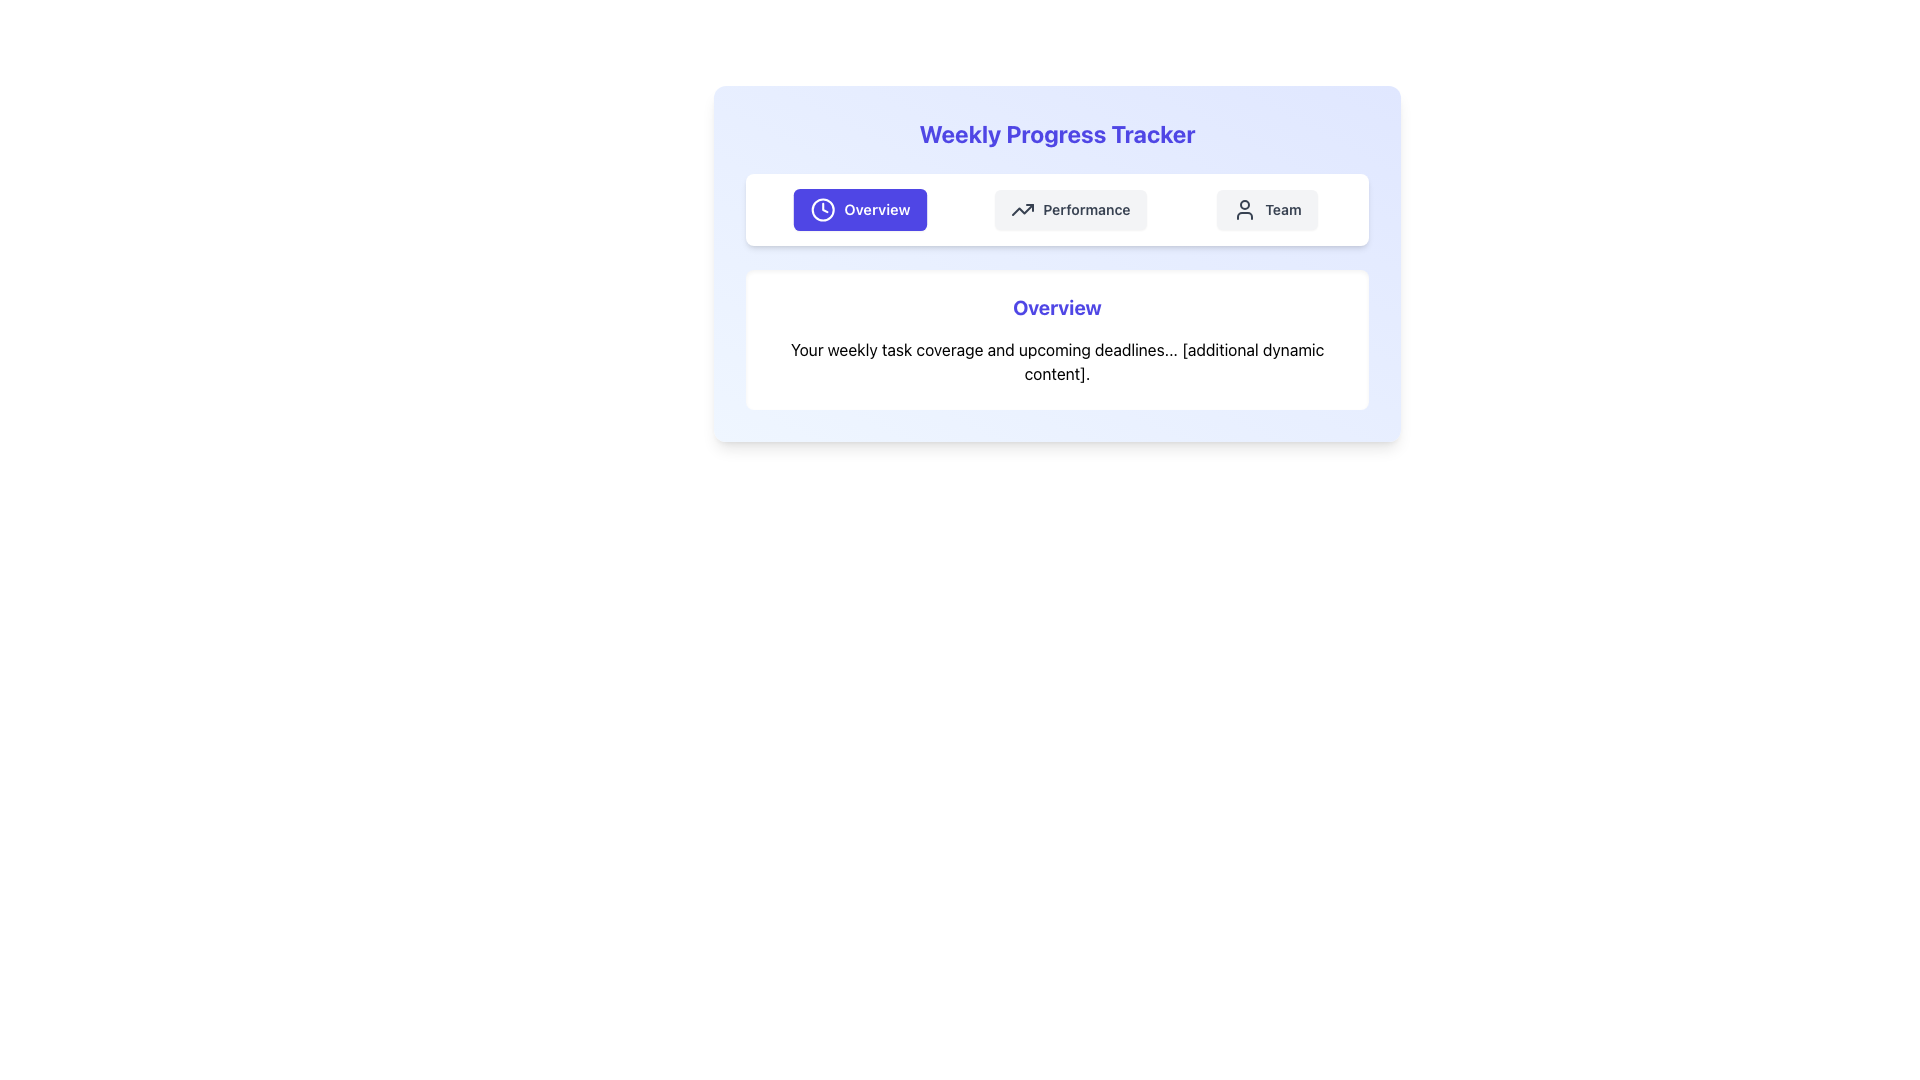 This screenshot has width=1920, height=1080. Describe the element at coordinates (1266, 209) in the screenshot. I see `the 'Team' button, which is a rectangular UI component with the text 'Team' and a user profile icon, located at the top-right of the button group` at that location.